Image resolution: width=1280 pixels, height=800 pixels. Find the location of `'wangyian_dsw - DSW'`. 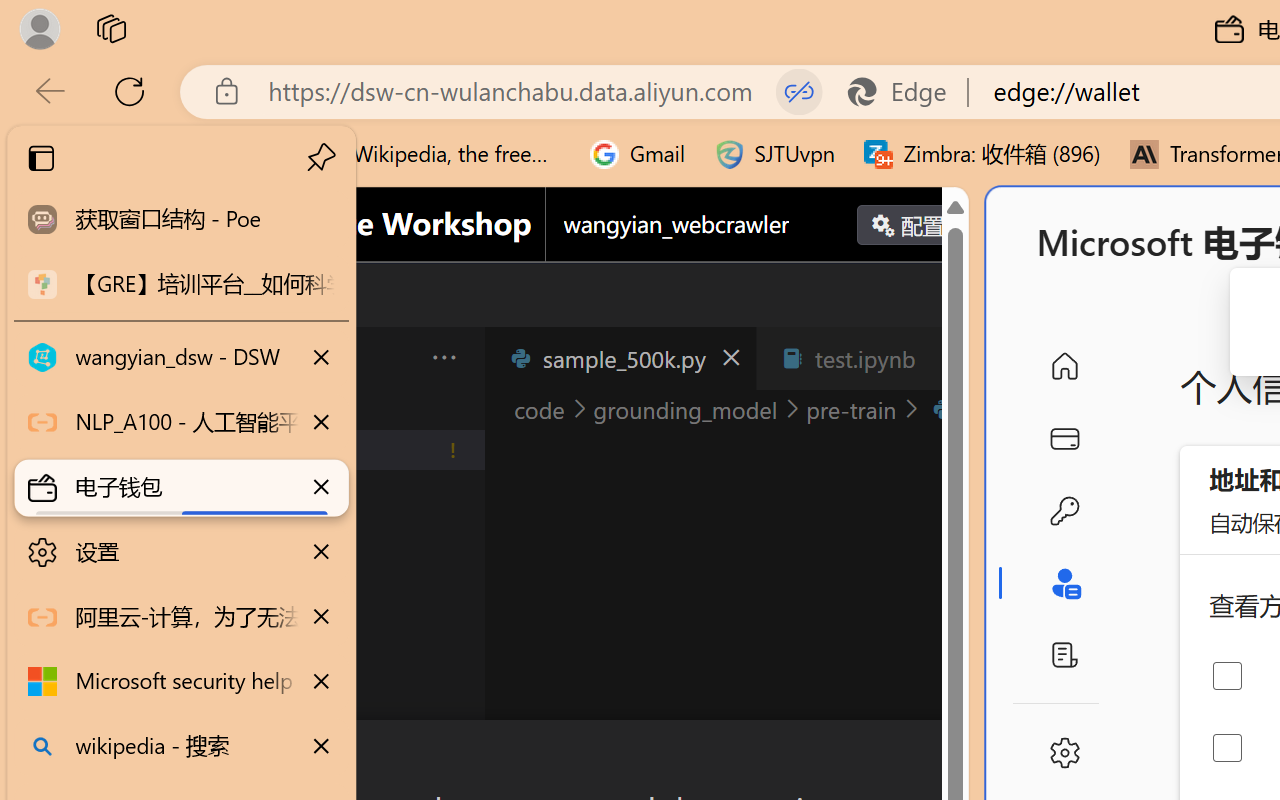

'wangyian_dsw - DSW' is located at coordinates (181, 358).